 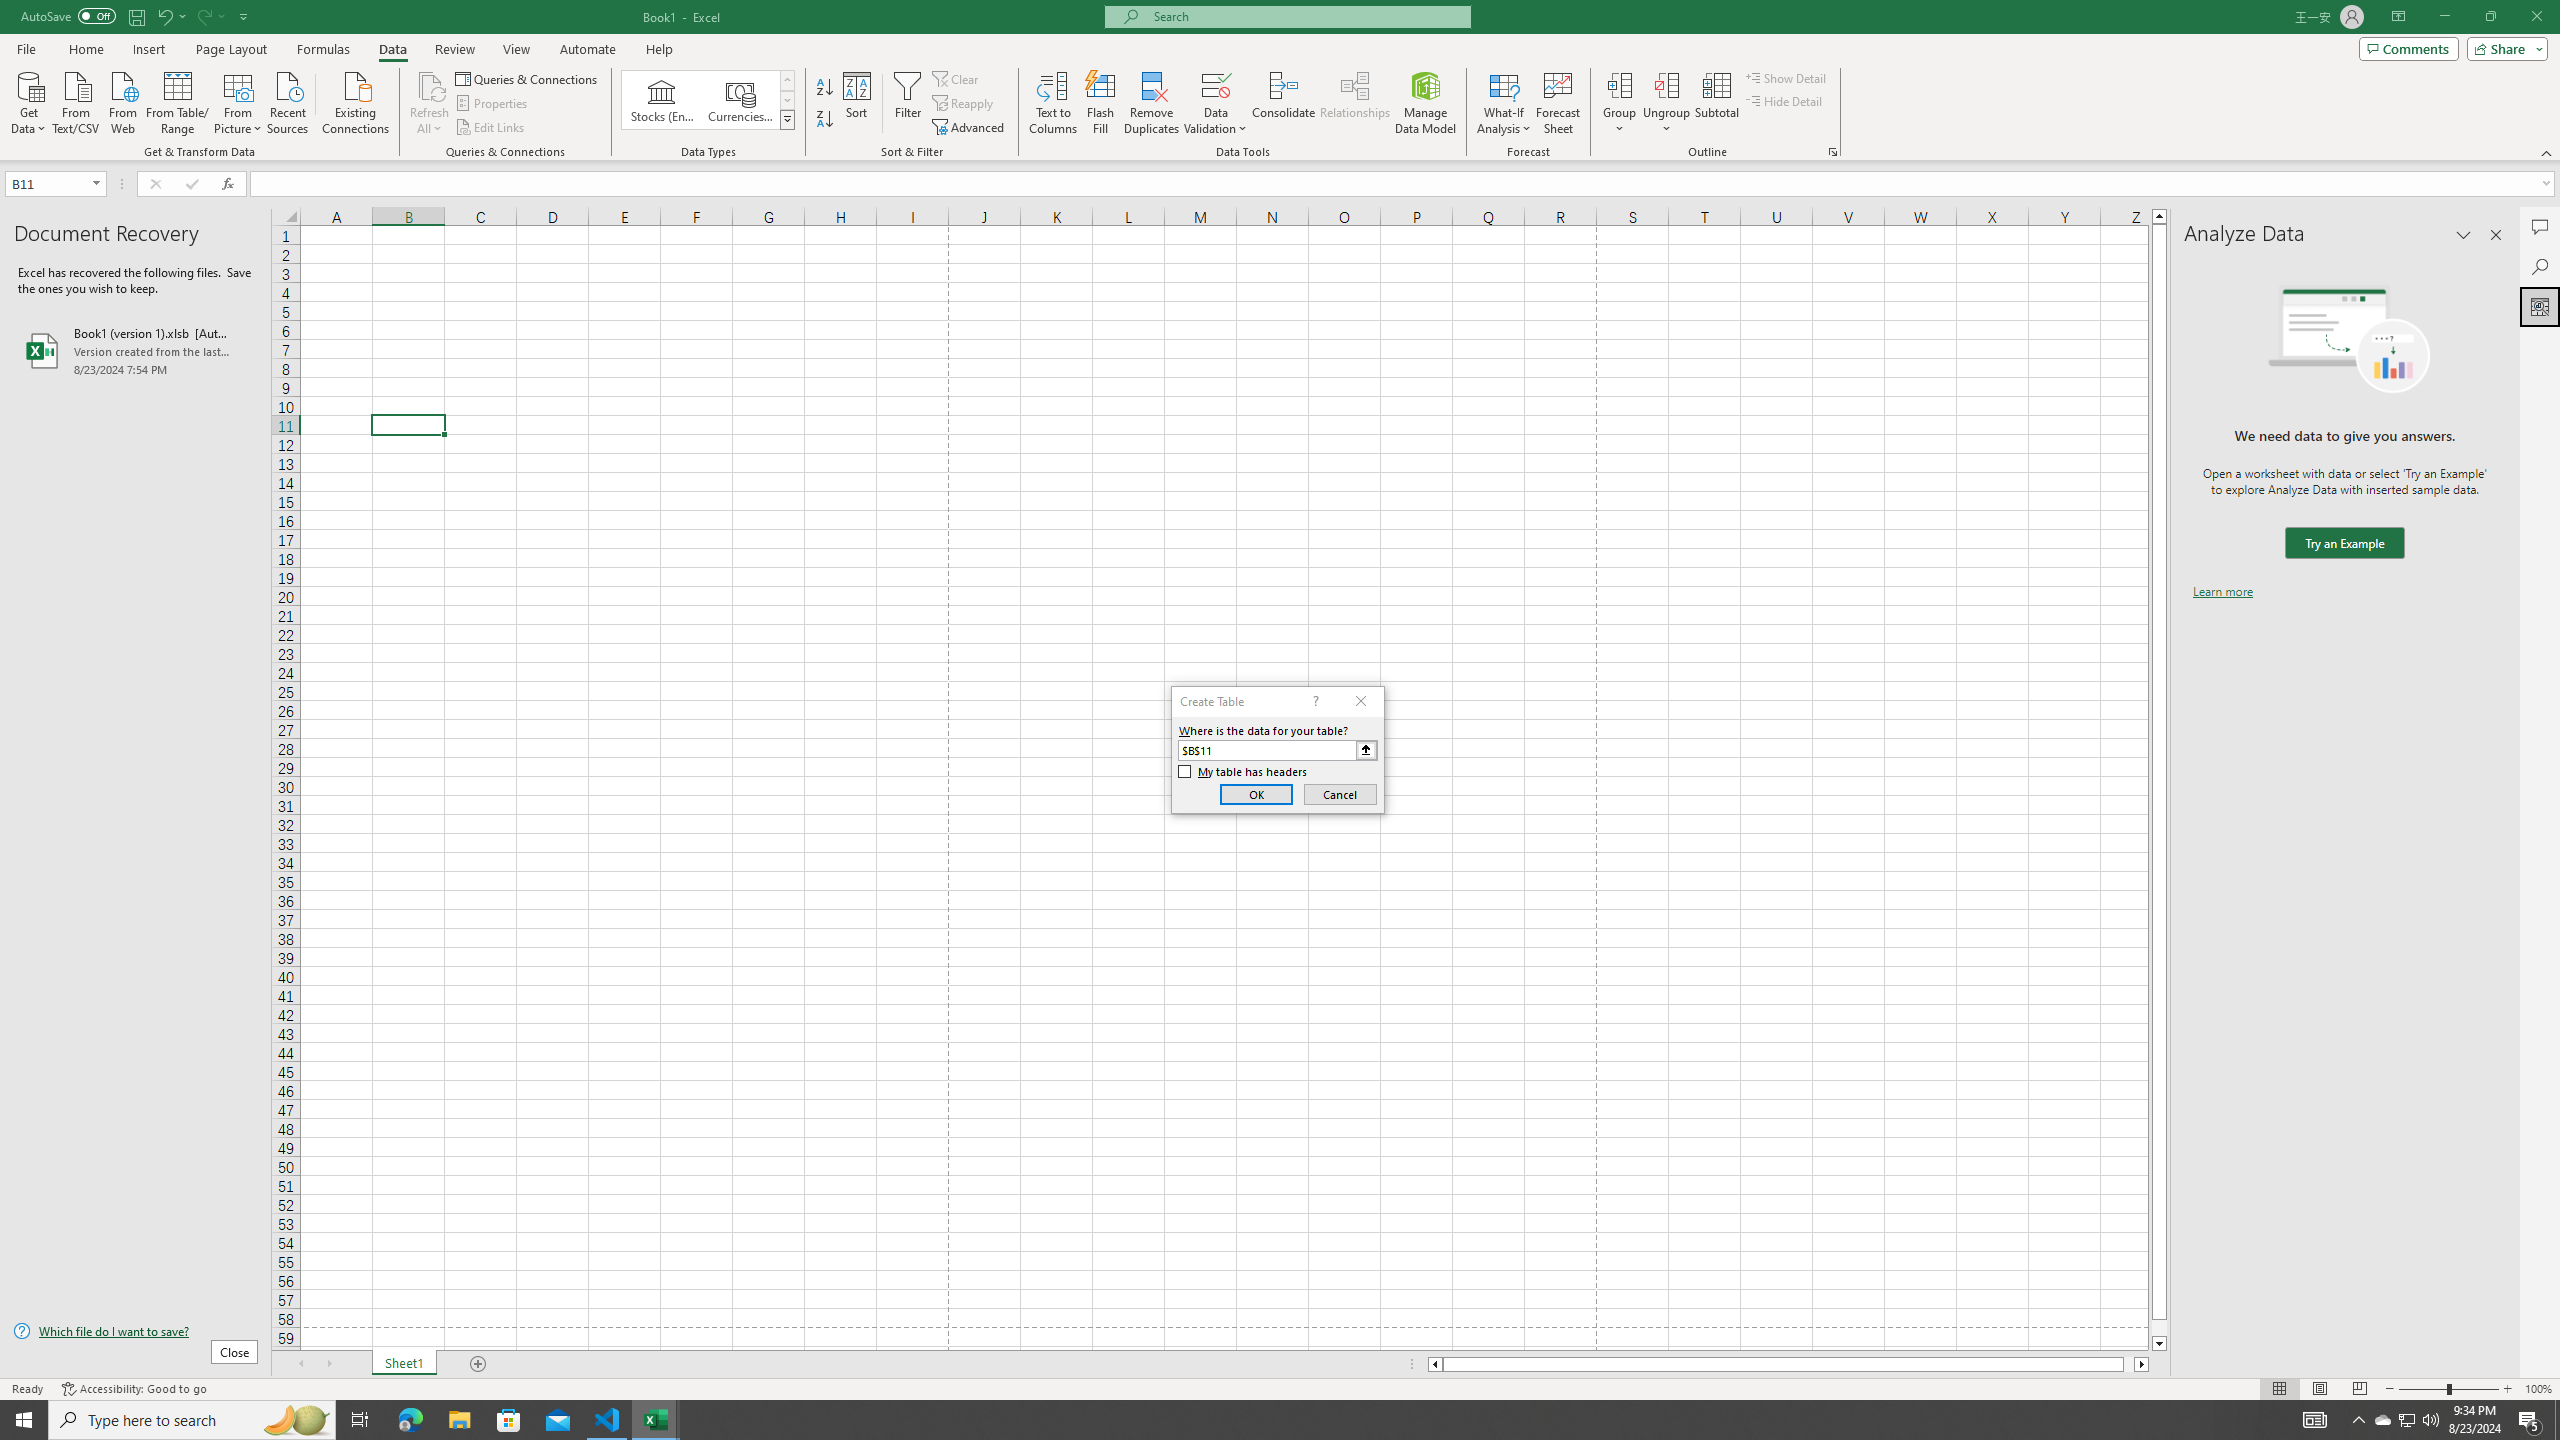 What do you see at coordinates (1100, 103) in the screenshot?
I see `'Flash Fill'` at bounding box center [1100, 103].